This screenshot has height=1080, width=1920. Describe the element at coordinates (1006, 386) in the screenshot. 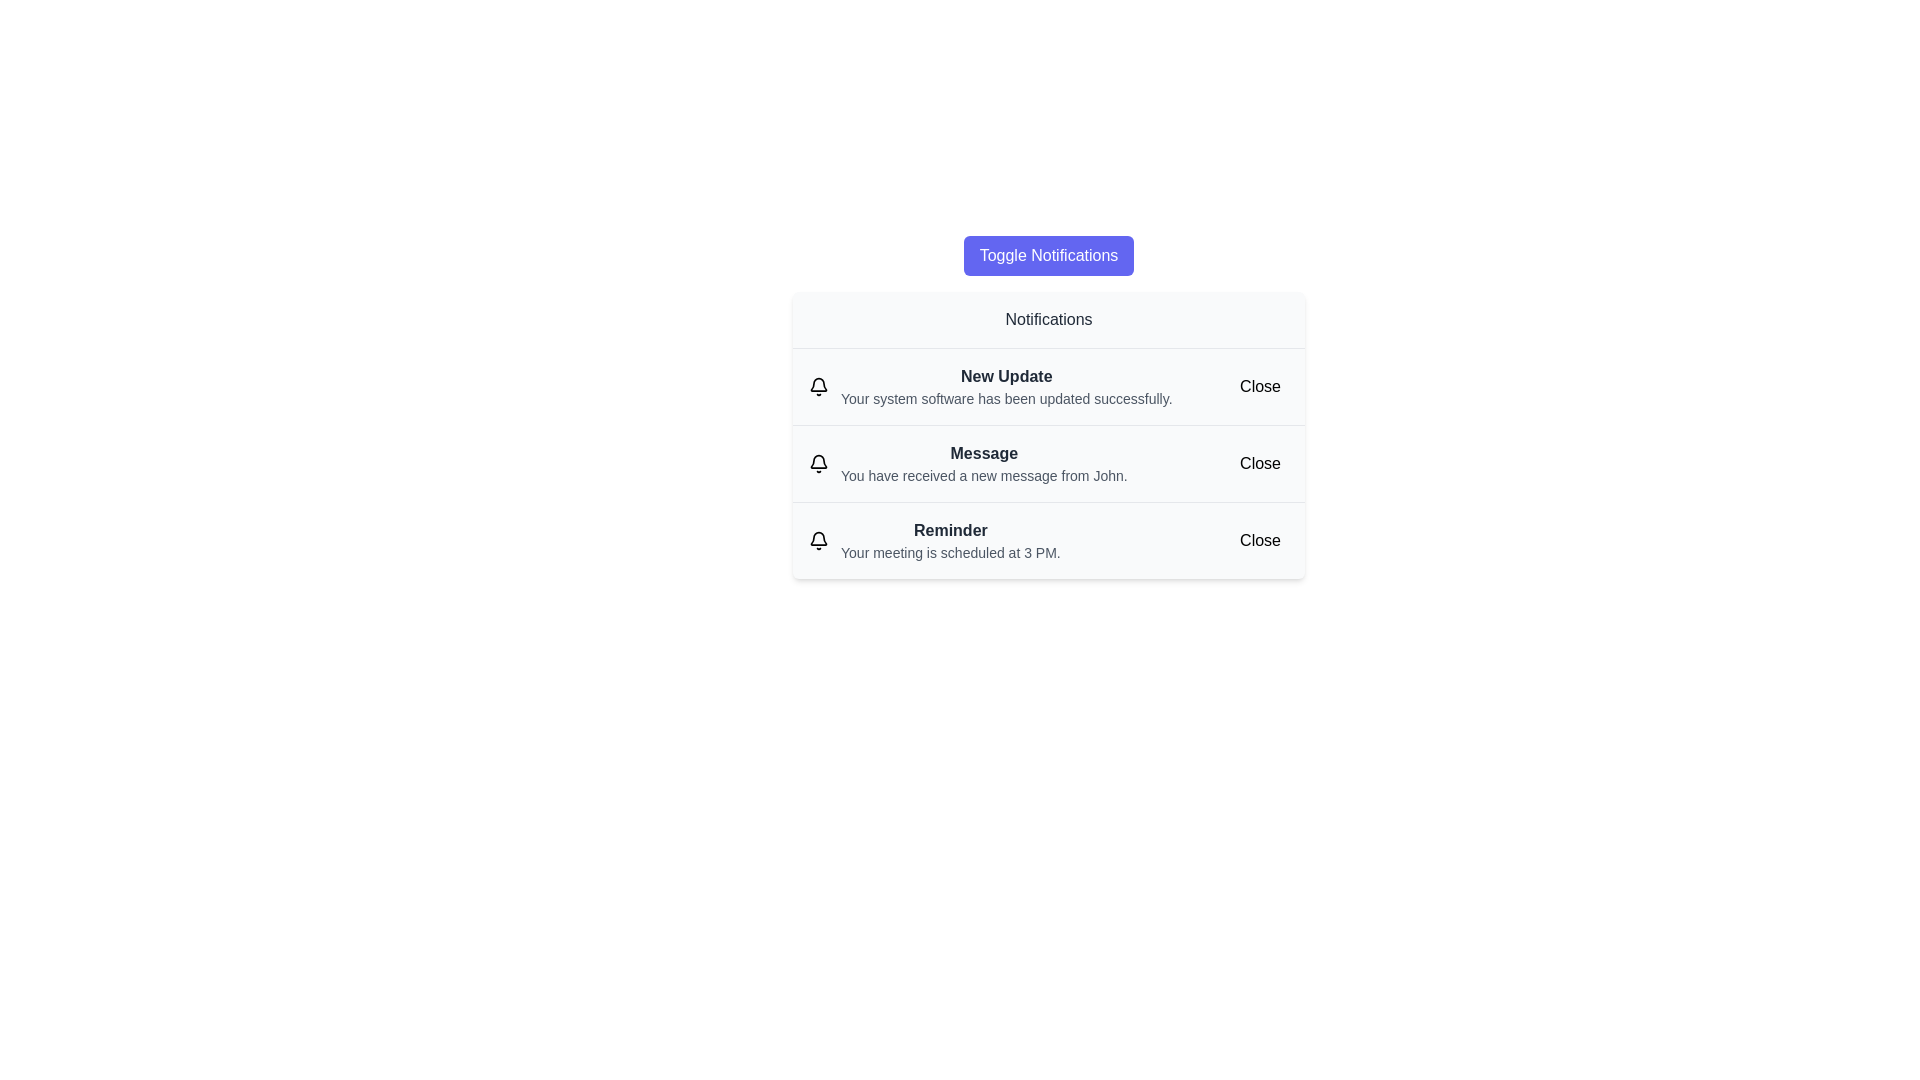

I see `the notification entry containing the title 'New Update' and the description 'Your system software has been updated successfully.'` at that location.